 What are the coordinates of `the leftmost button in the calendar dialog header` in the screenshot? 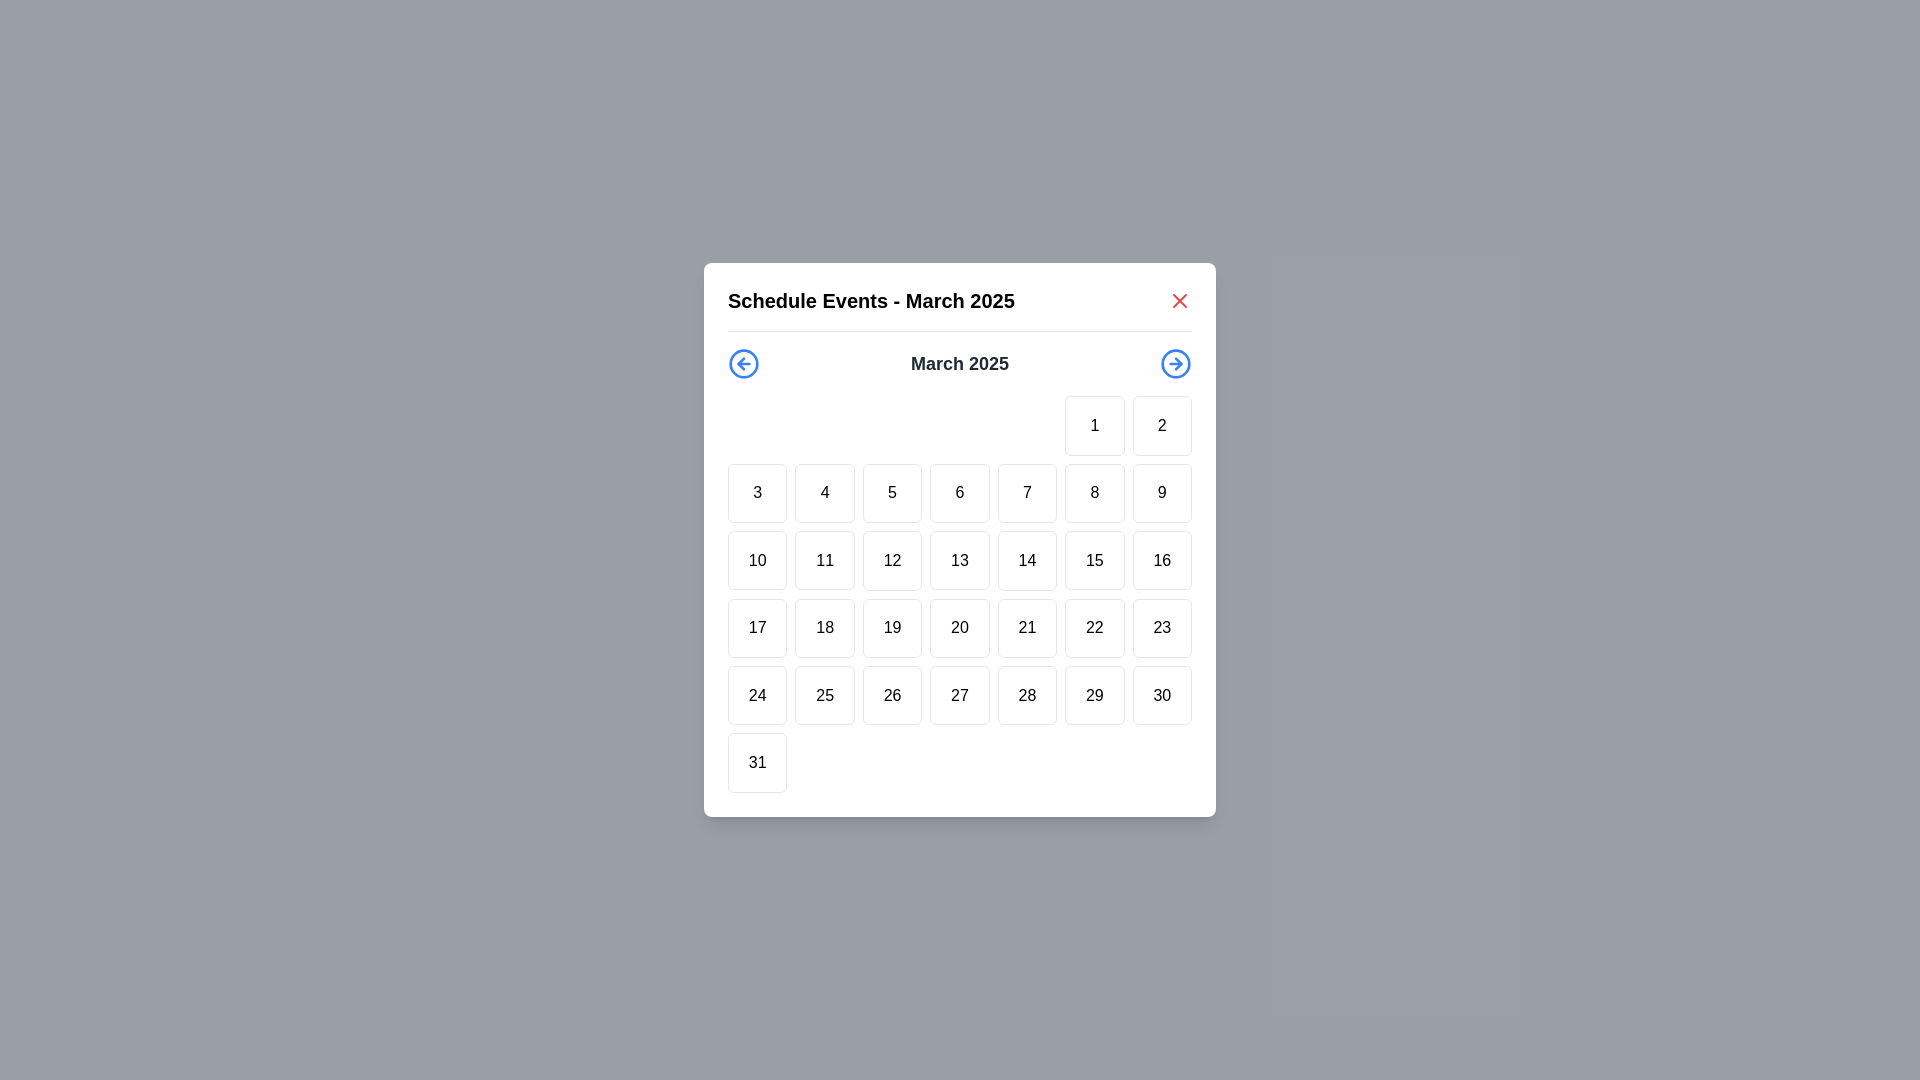 It's located at (743, 363).